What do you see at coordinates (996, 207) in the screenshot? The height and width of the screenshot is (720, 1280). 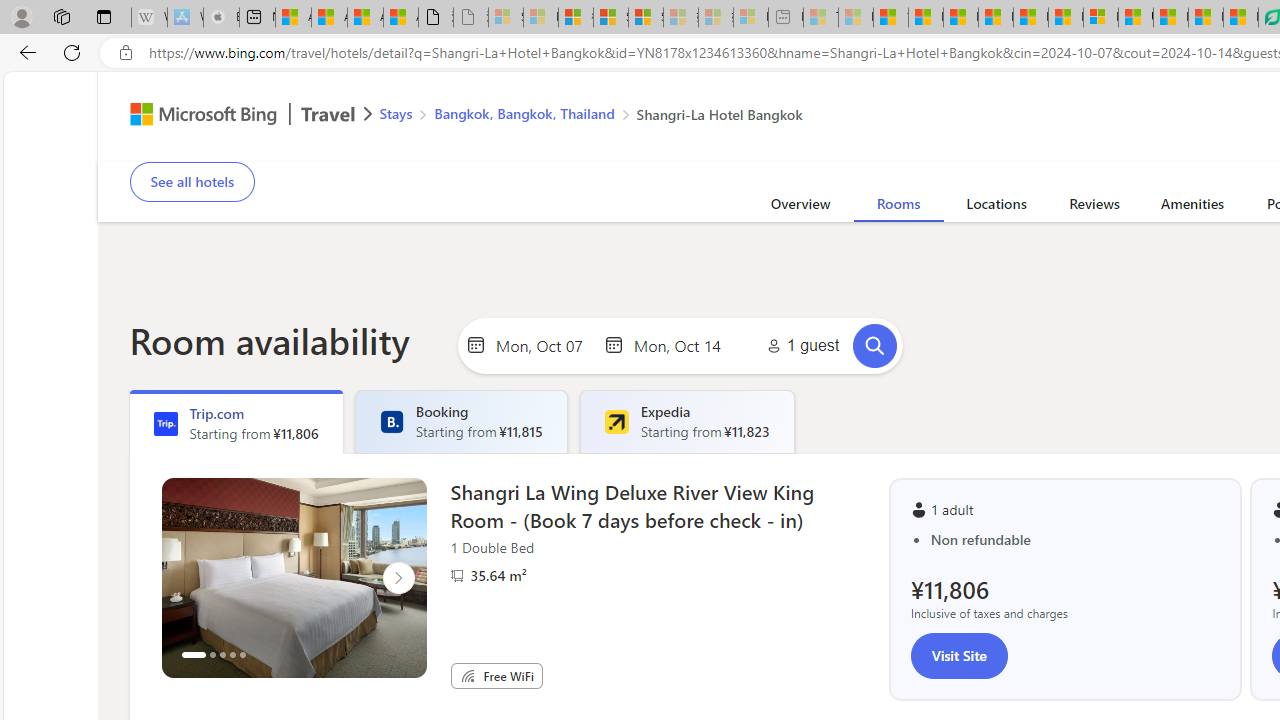 I see `'Locations'` at bounding box center [996, 207].